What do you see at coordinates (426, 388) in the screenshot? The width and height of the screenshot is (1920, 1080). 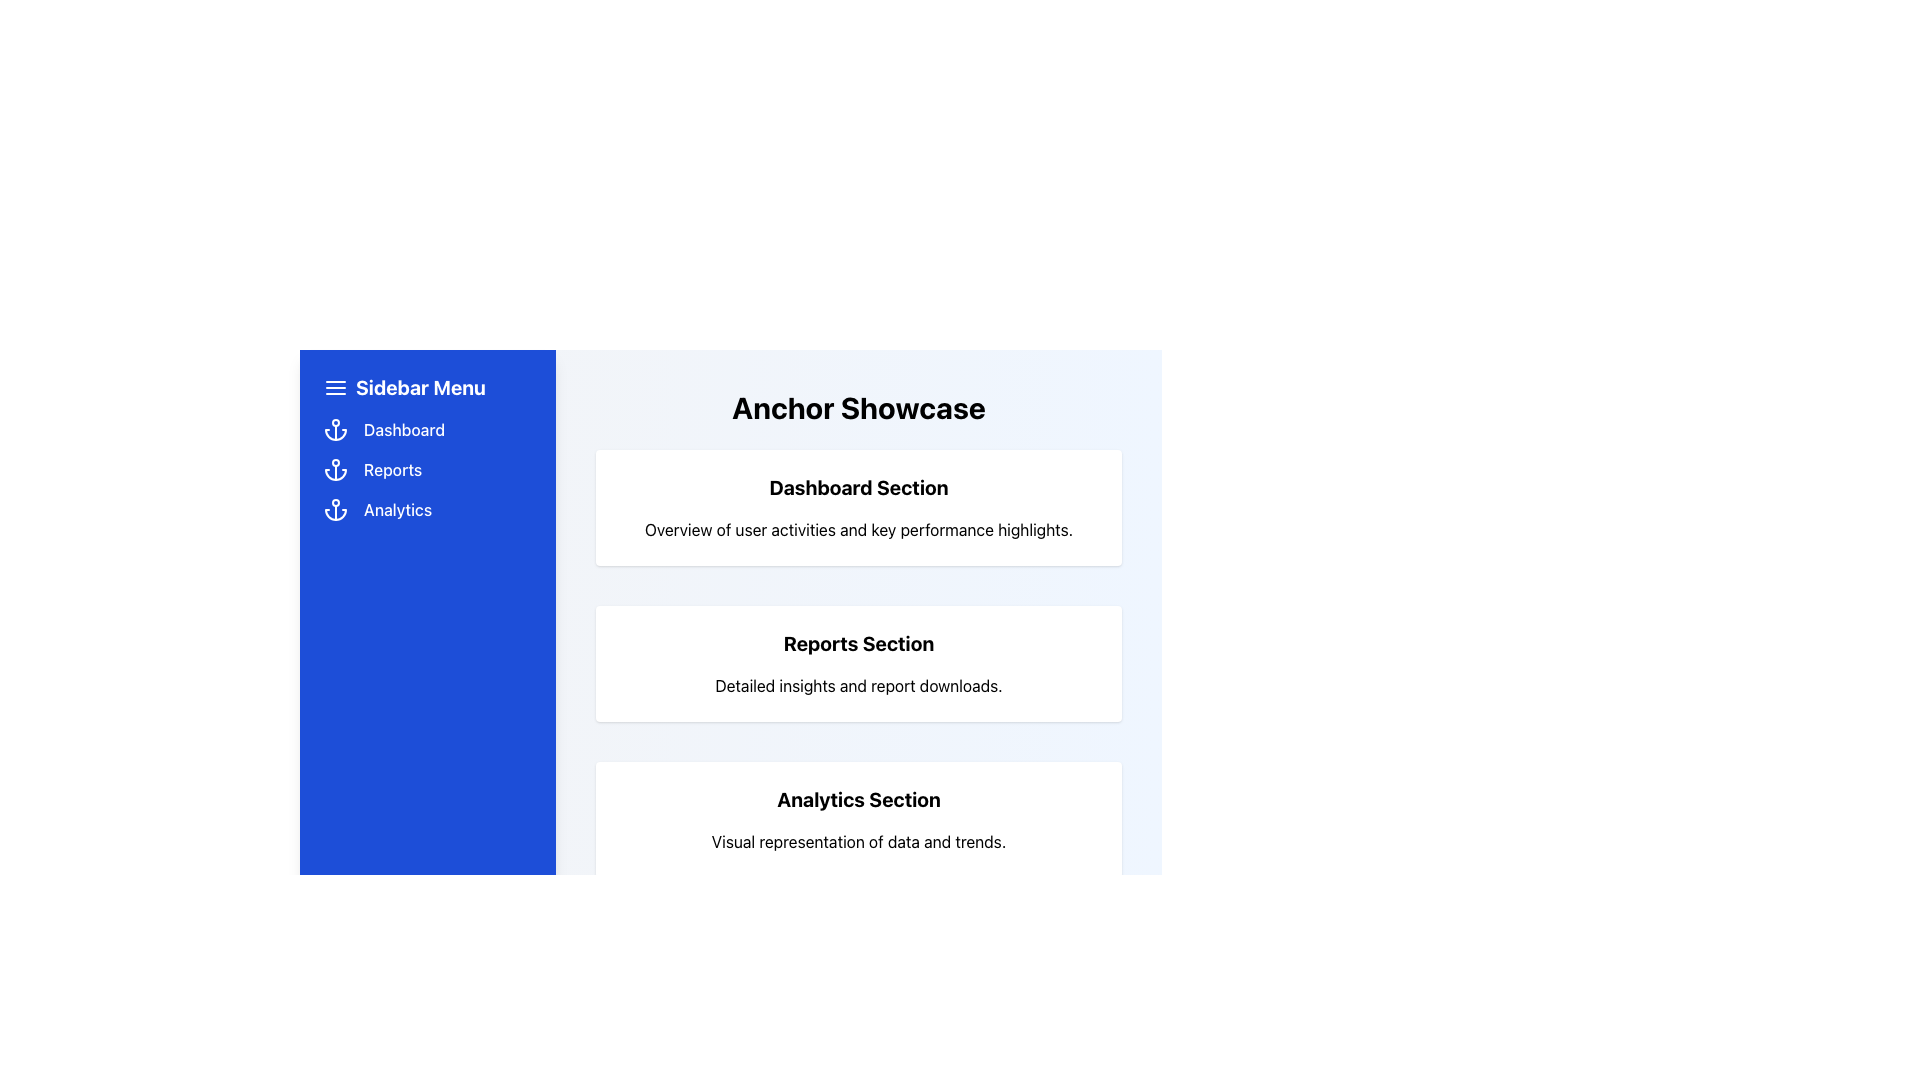 I see `the header with icon in the blue sidebar, which serves as a title indicating the menu's context to the user` at bounding box center [426, 388].